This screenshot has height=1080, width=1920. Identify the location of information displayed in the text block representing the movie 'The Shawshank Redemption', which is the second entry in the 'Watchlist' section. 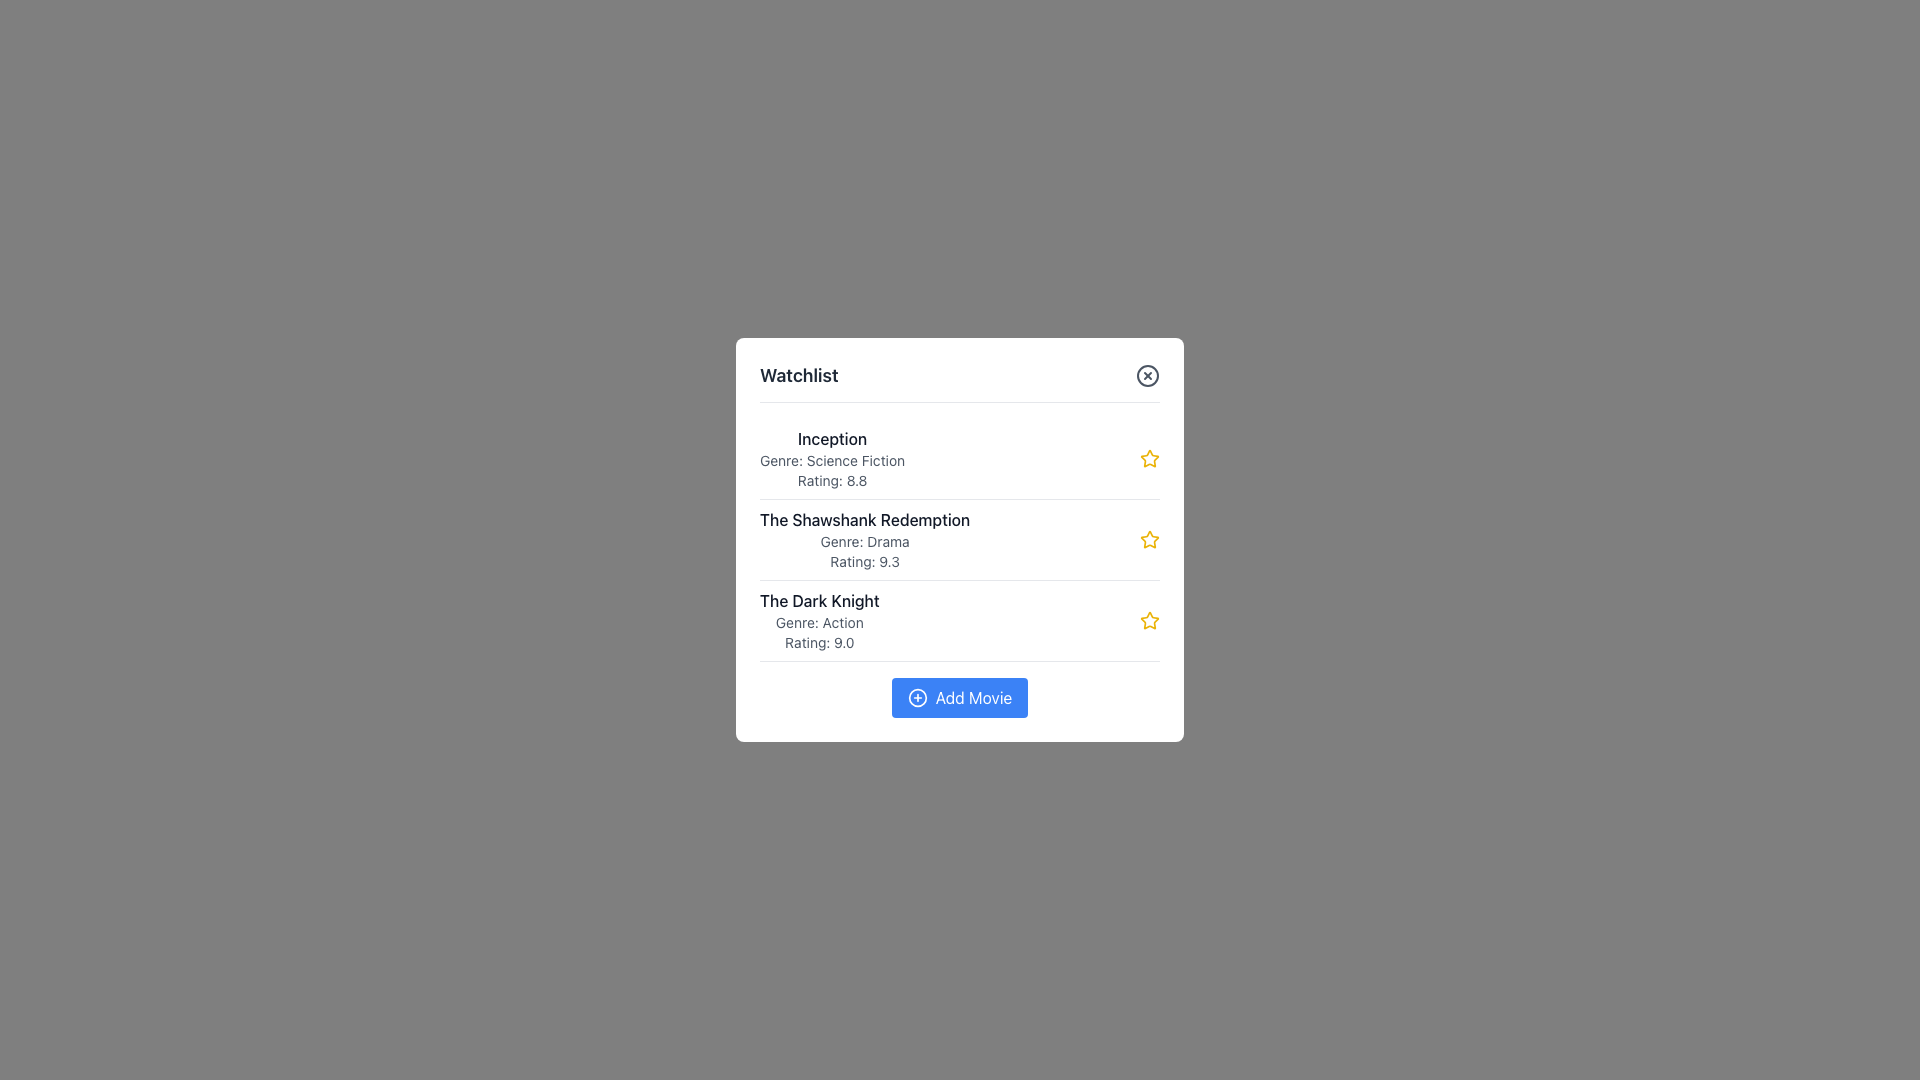
(865, 540).